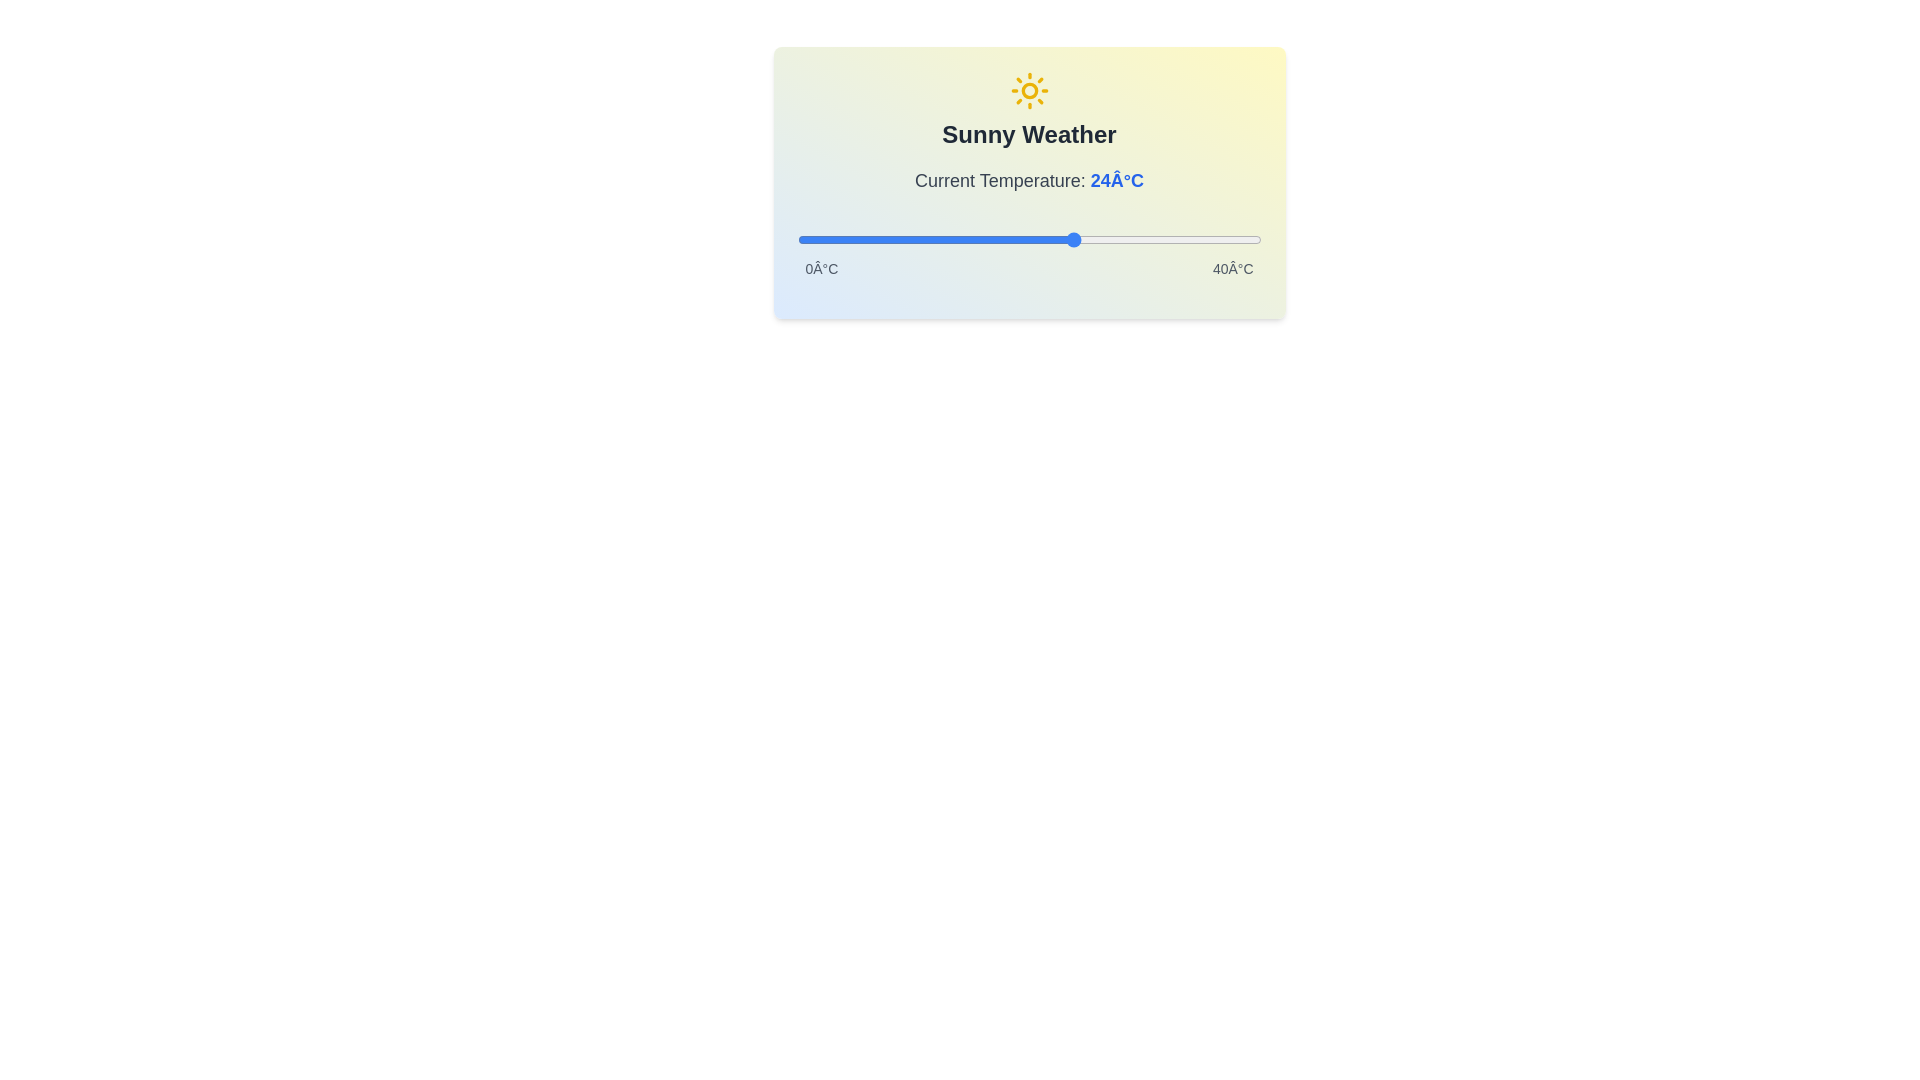  Describe the element at coordinates (947, 238) in the screenshot. I see `the temperature slider` at that location.